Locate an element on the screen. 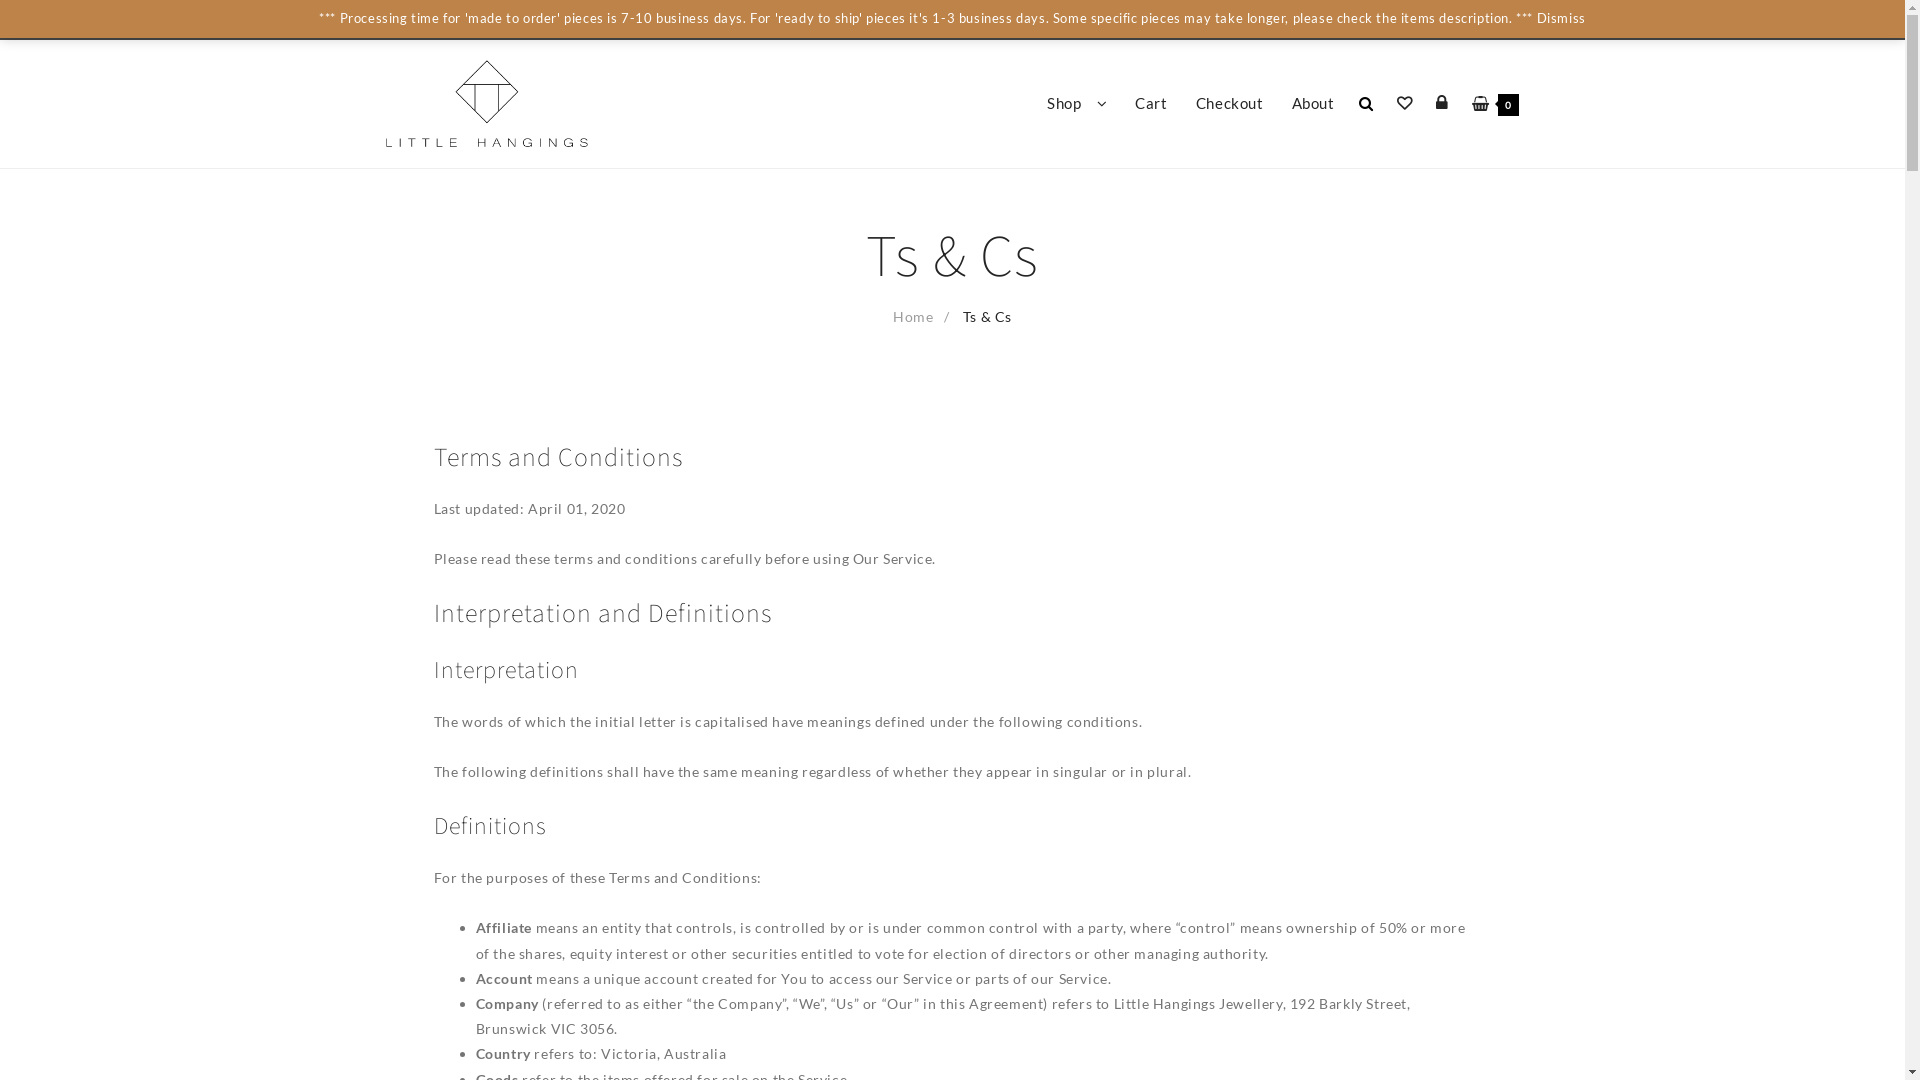 This screenshot has width=1920, height=1080. 'Dismiss' is located at coordinates (1560, 18).